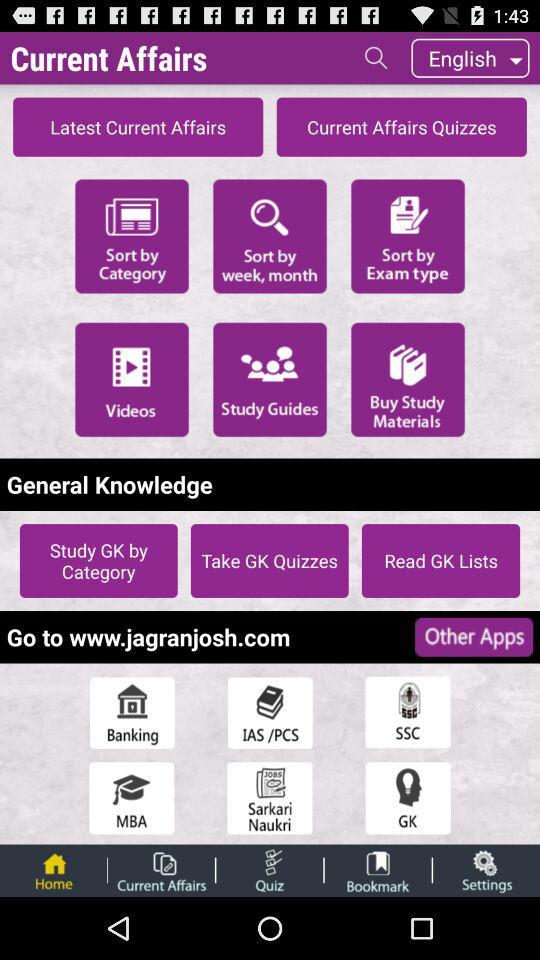  What do you see at coordinates (378, 869) in the screenshot?
I see `bookmark` at bounding box center [378, 869].